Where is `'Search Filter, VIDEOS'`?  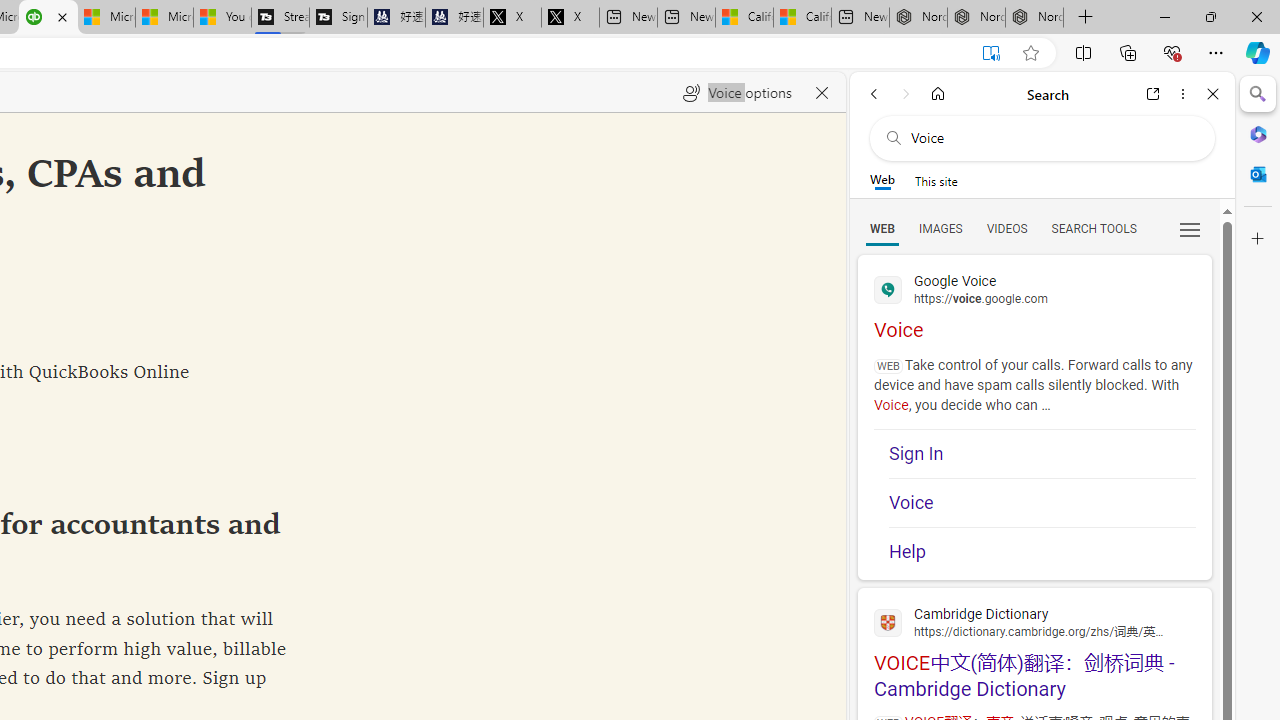
'Search Filter, VIDEOS' is located at coordinates (1006, 227).